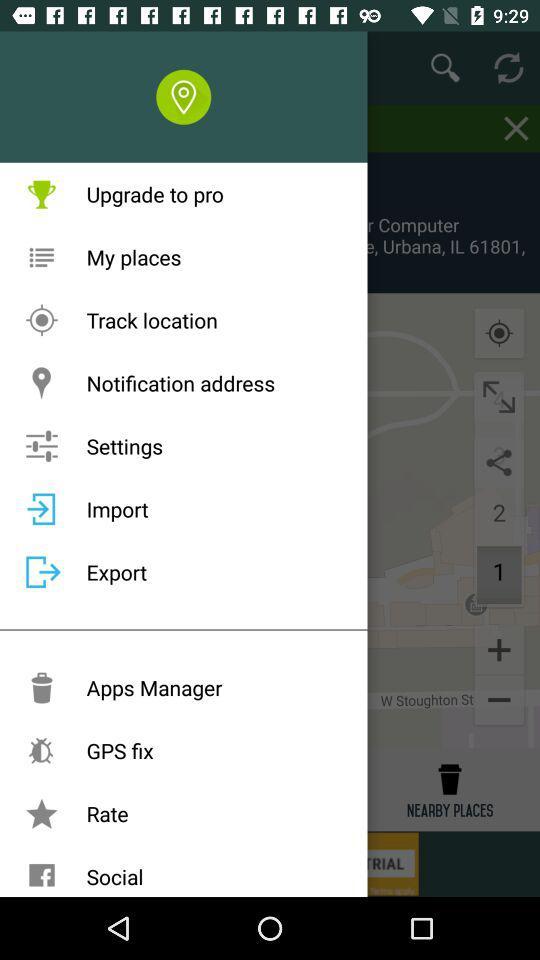 The width and height of the screenshot is (540, 960). Describe the element at coordinates (498, 701) in the screenshot. I see `the minus icon` at that location.